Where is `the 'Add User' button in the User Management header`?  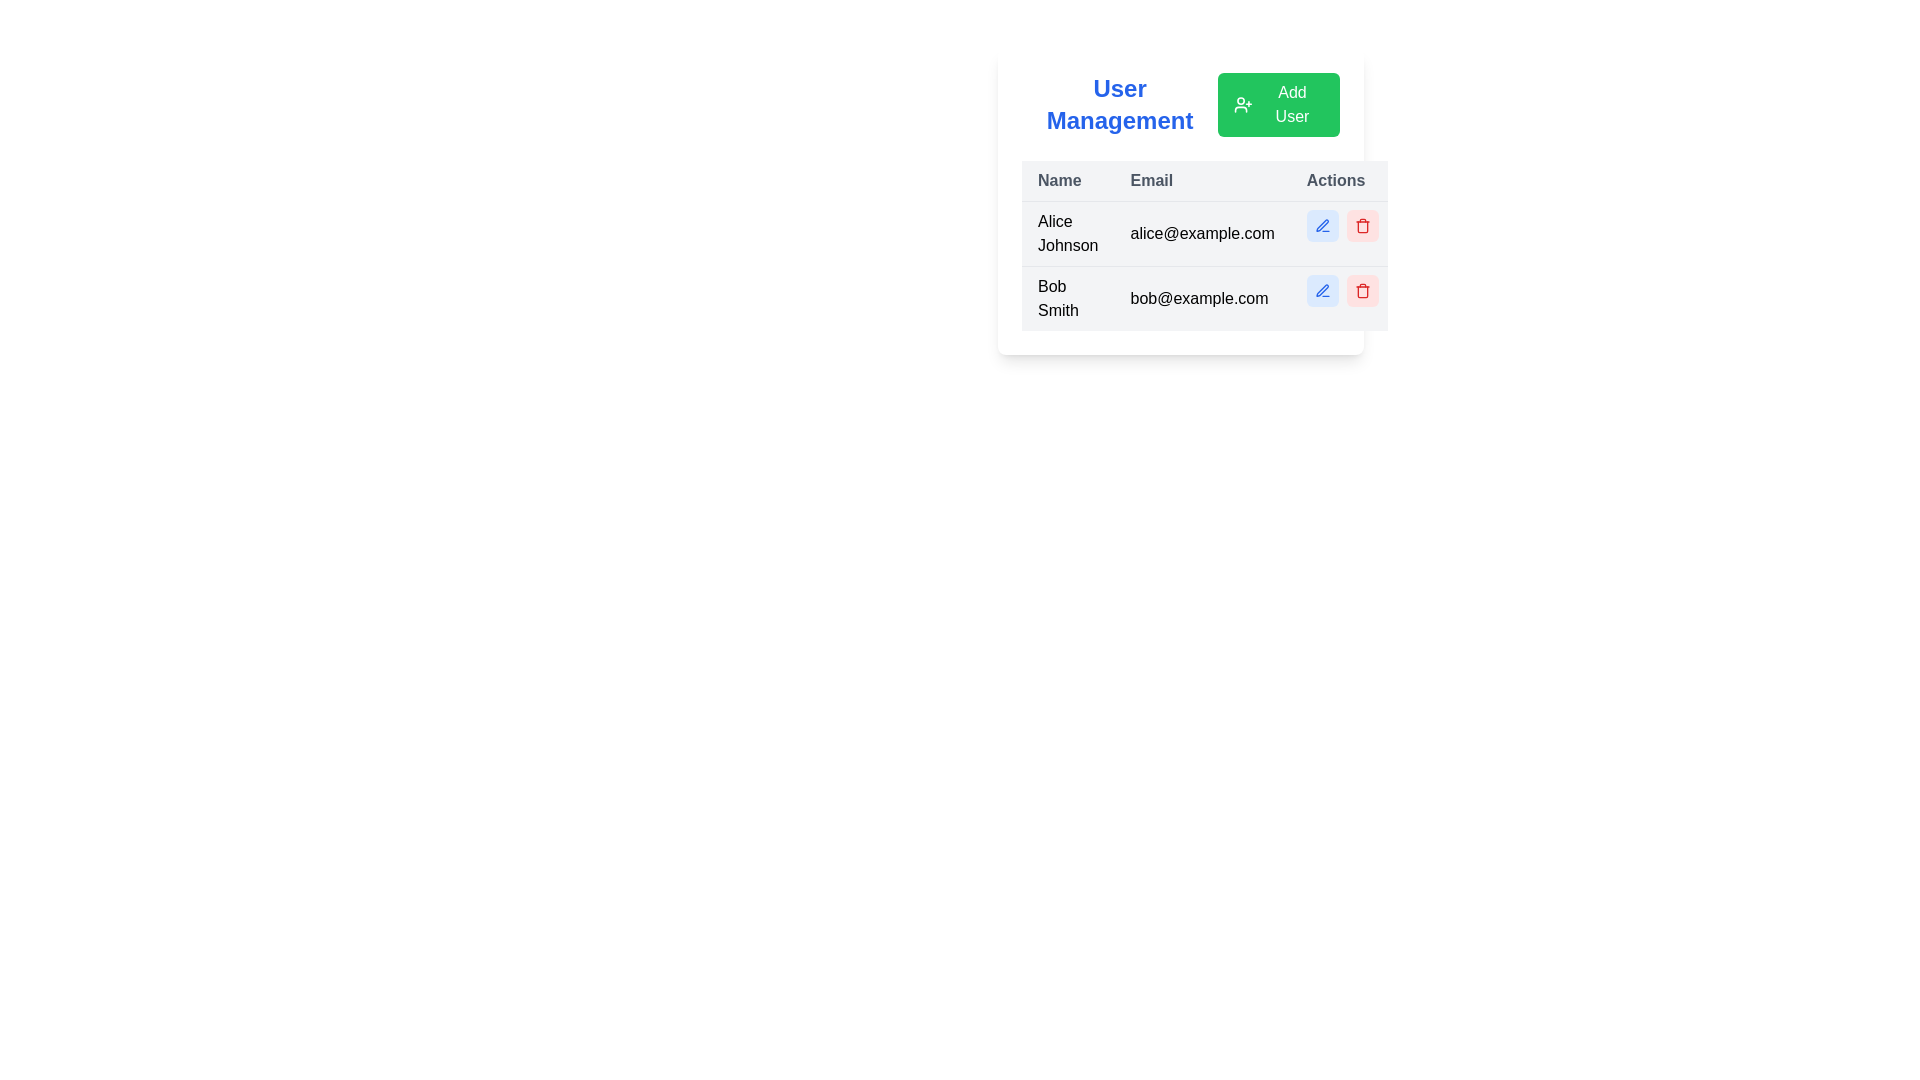 the 'Add User' button in the User Management header is located at coordinates (1180, 104).